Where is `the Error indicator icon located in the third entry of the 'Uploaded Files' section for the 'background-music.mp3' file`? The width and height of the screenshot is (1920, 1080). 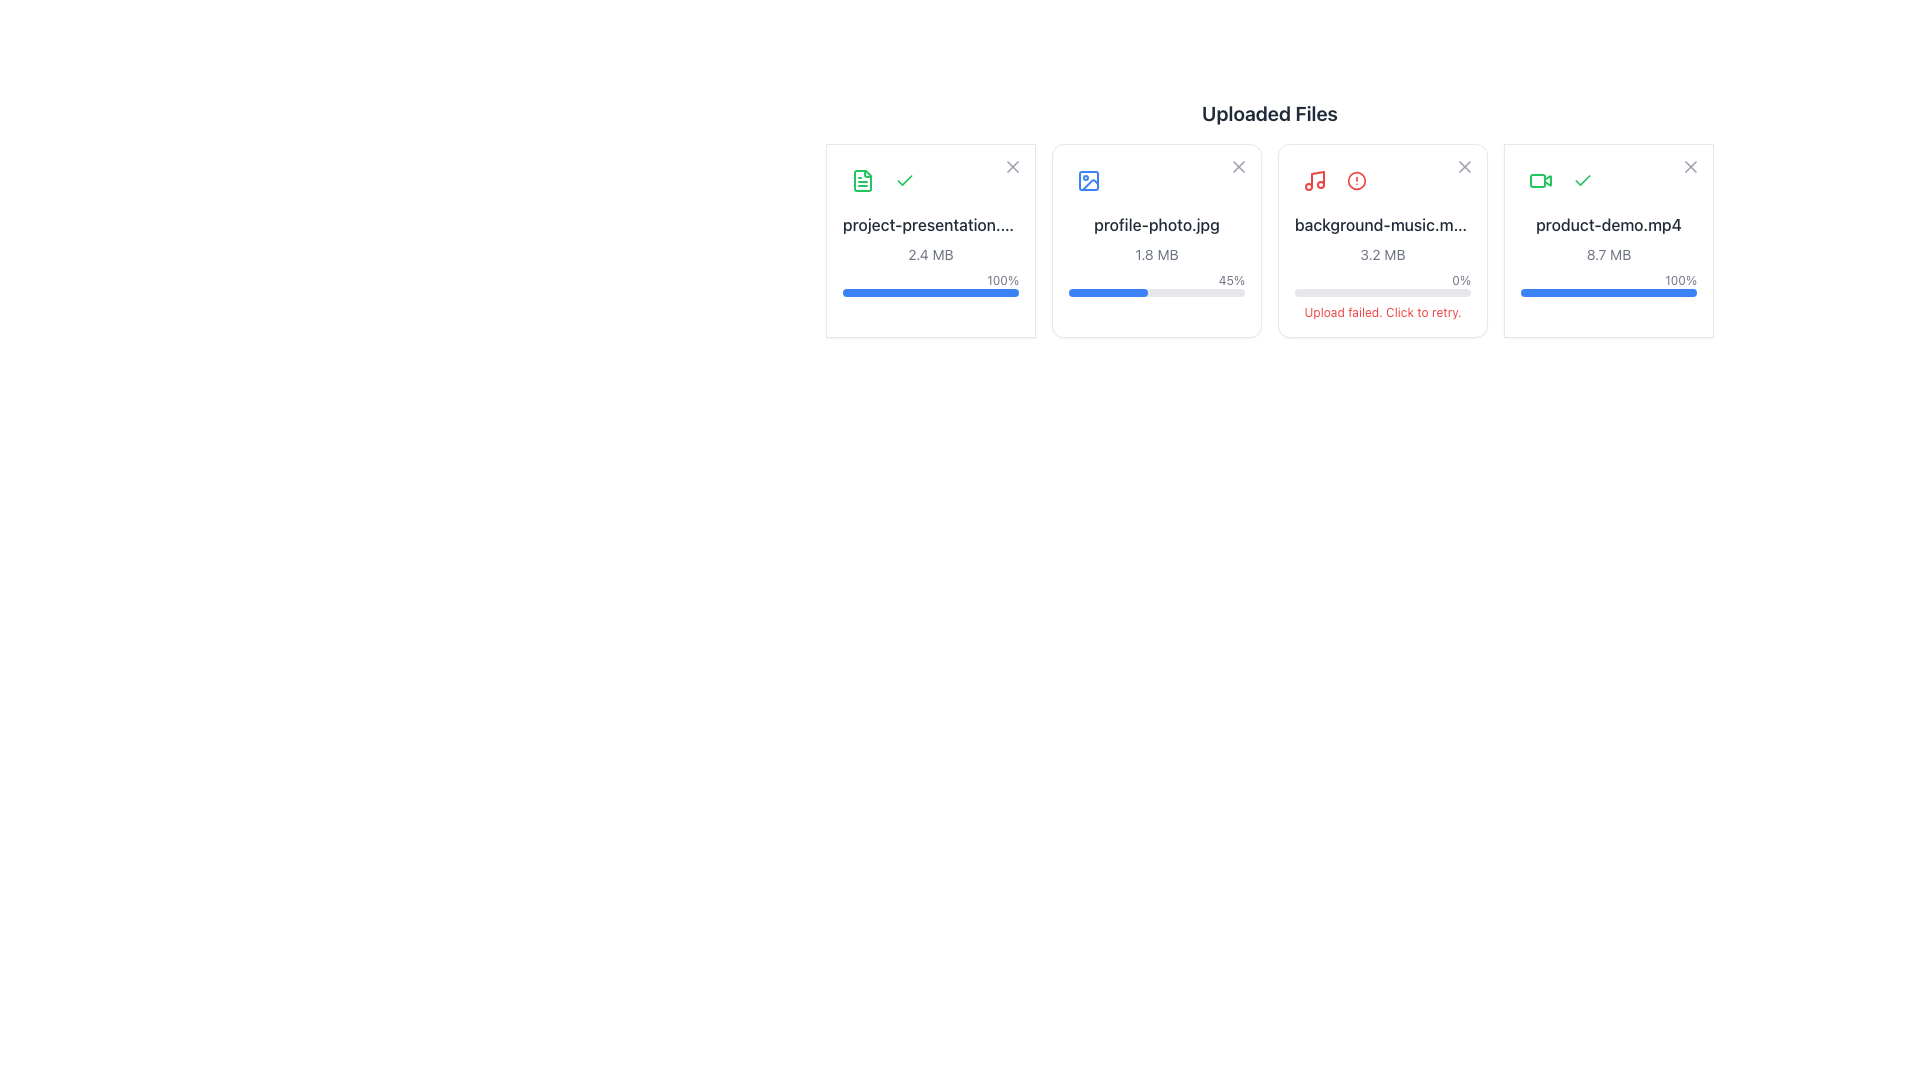 the Error indicator icon located in the third entry of the 'Uploaded Files' section for the 'background-music.mp3' file is located at coordinates (1357, 181).